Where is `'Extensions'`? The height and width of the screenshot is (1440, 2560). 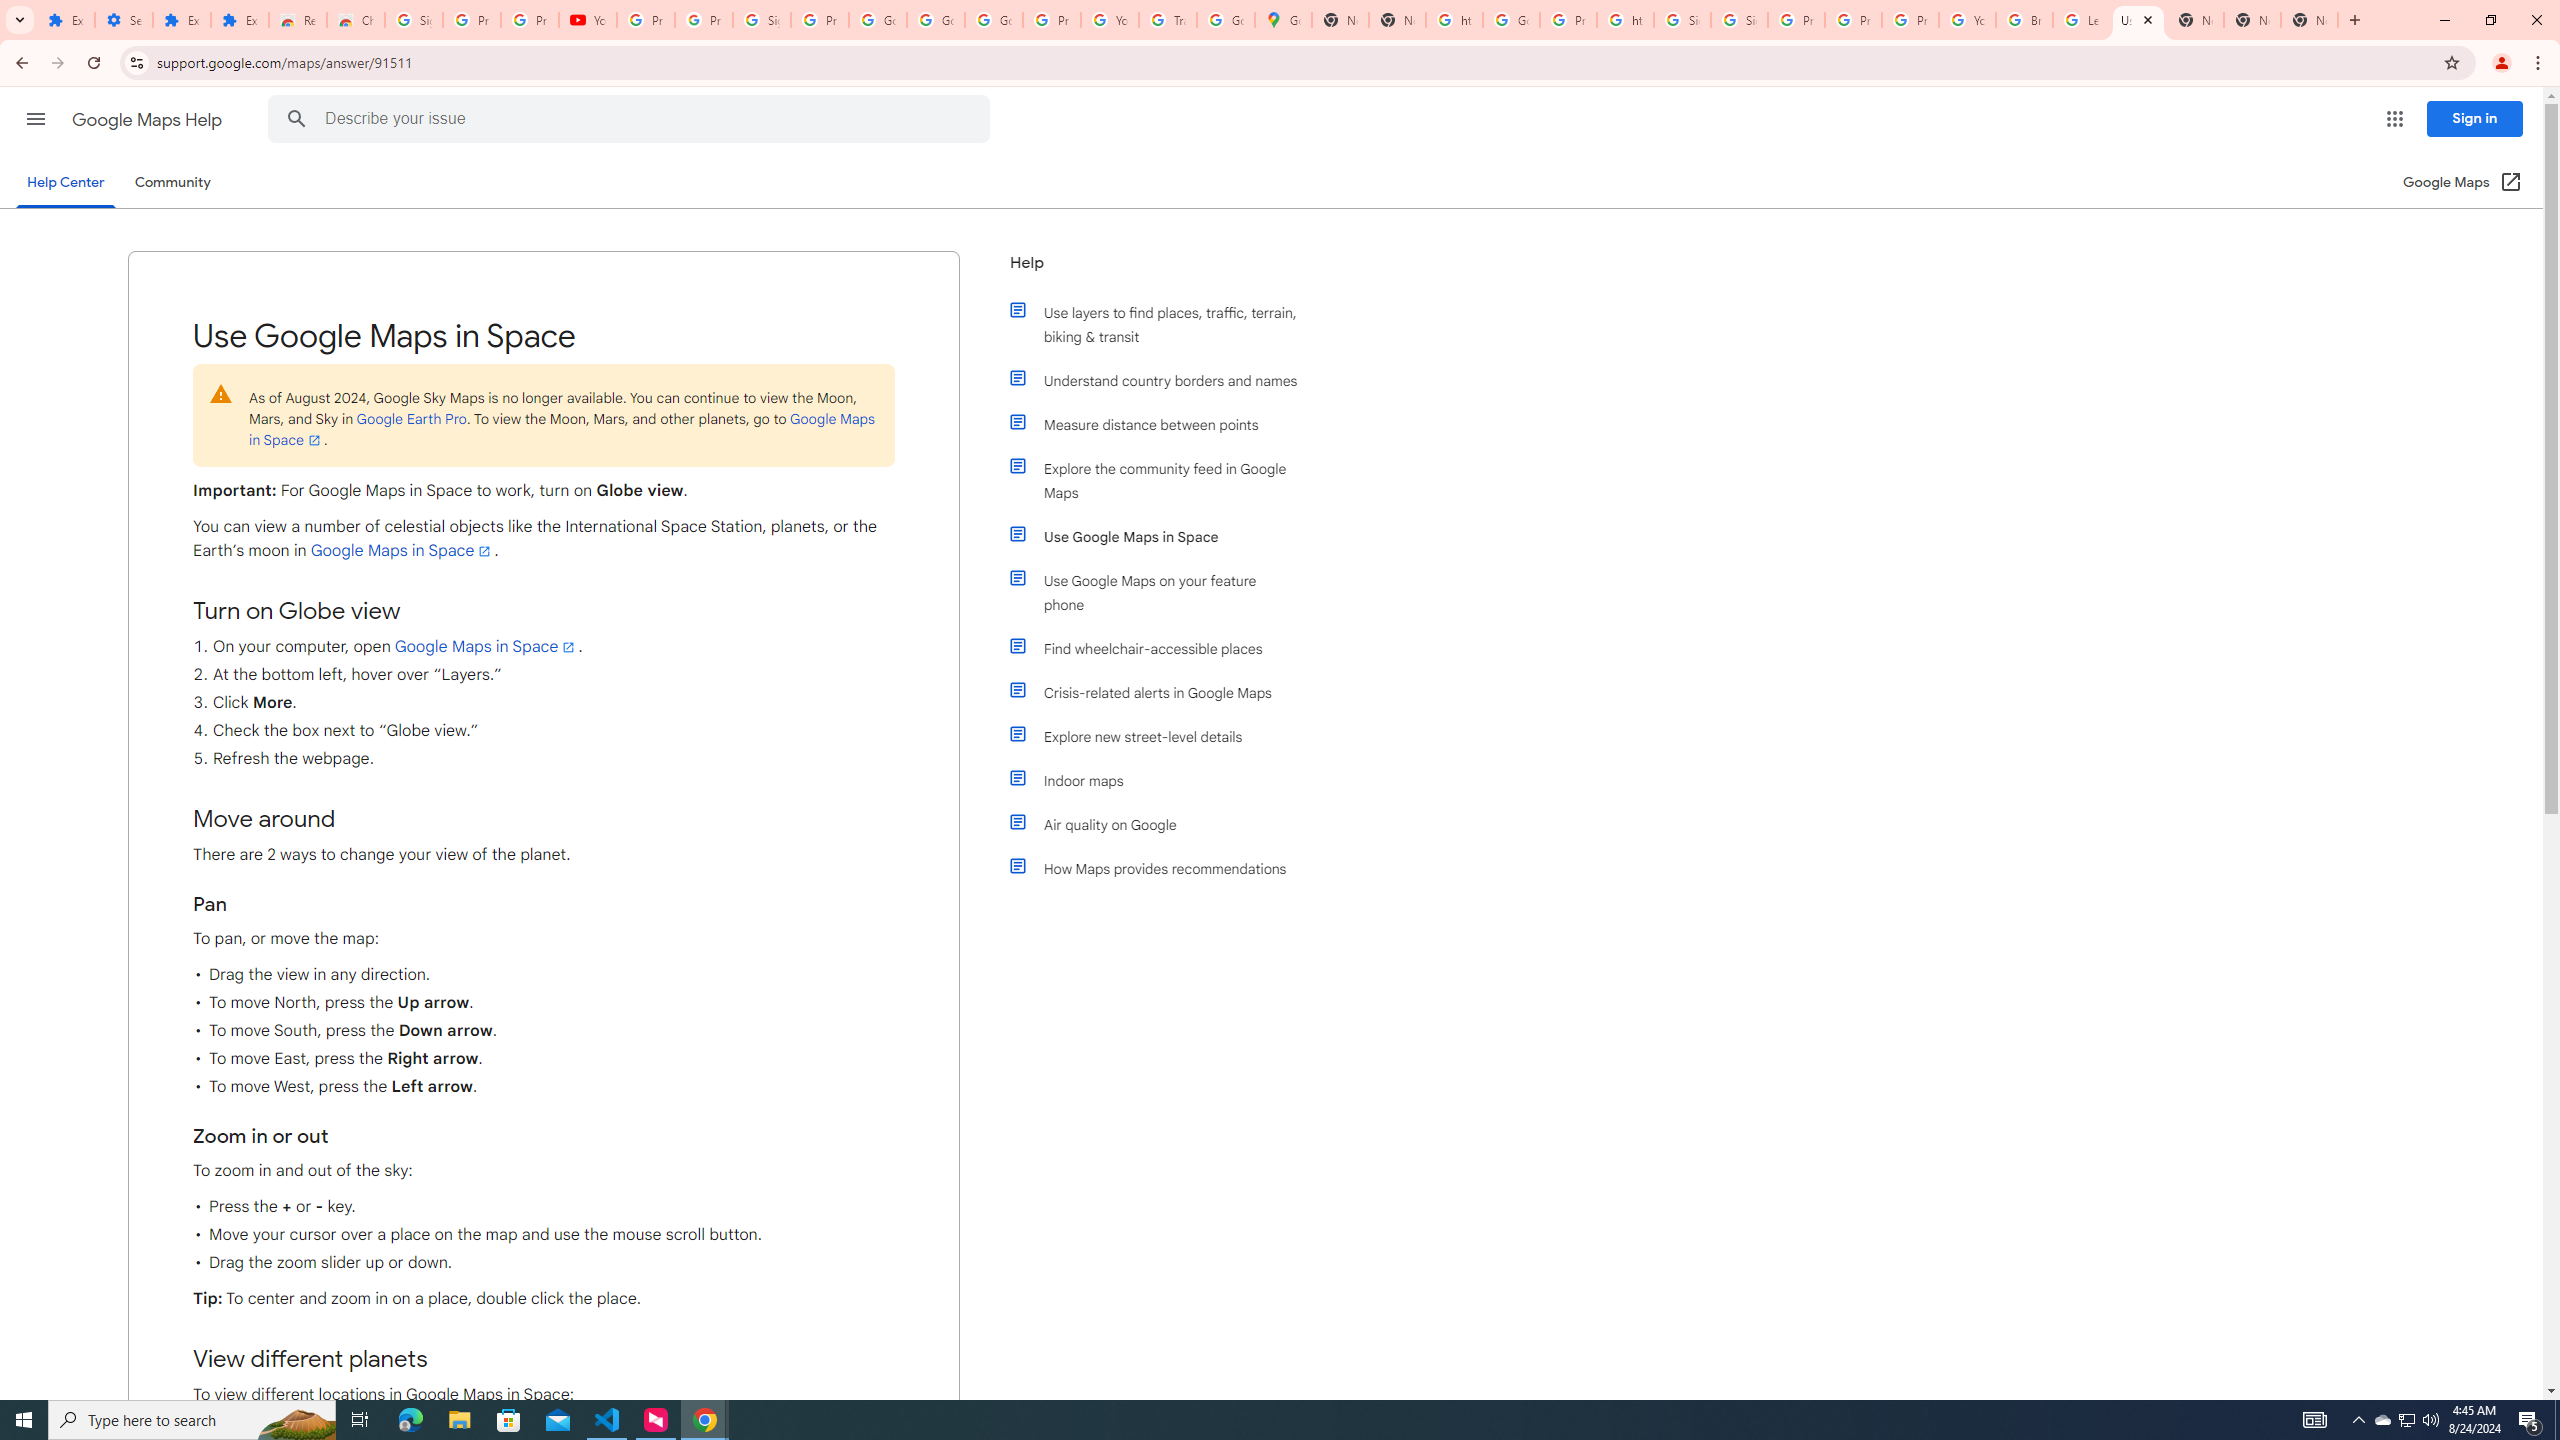 'Extensions' is located at coordinates (65, 19).